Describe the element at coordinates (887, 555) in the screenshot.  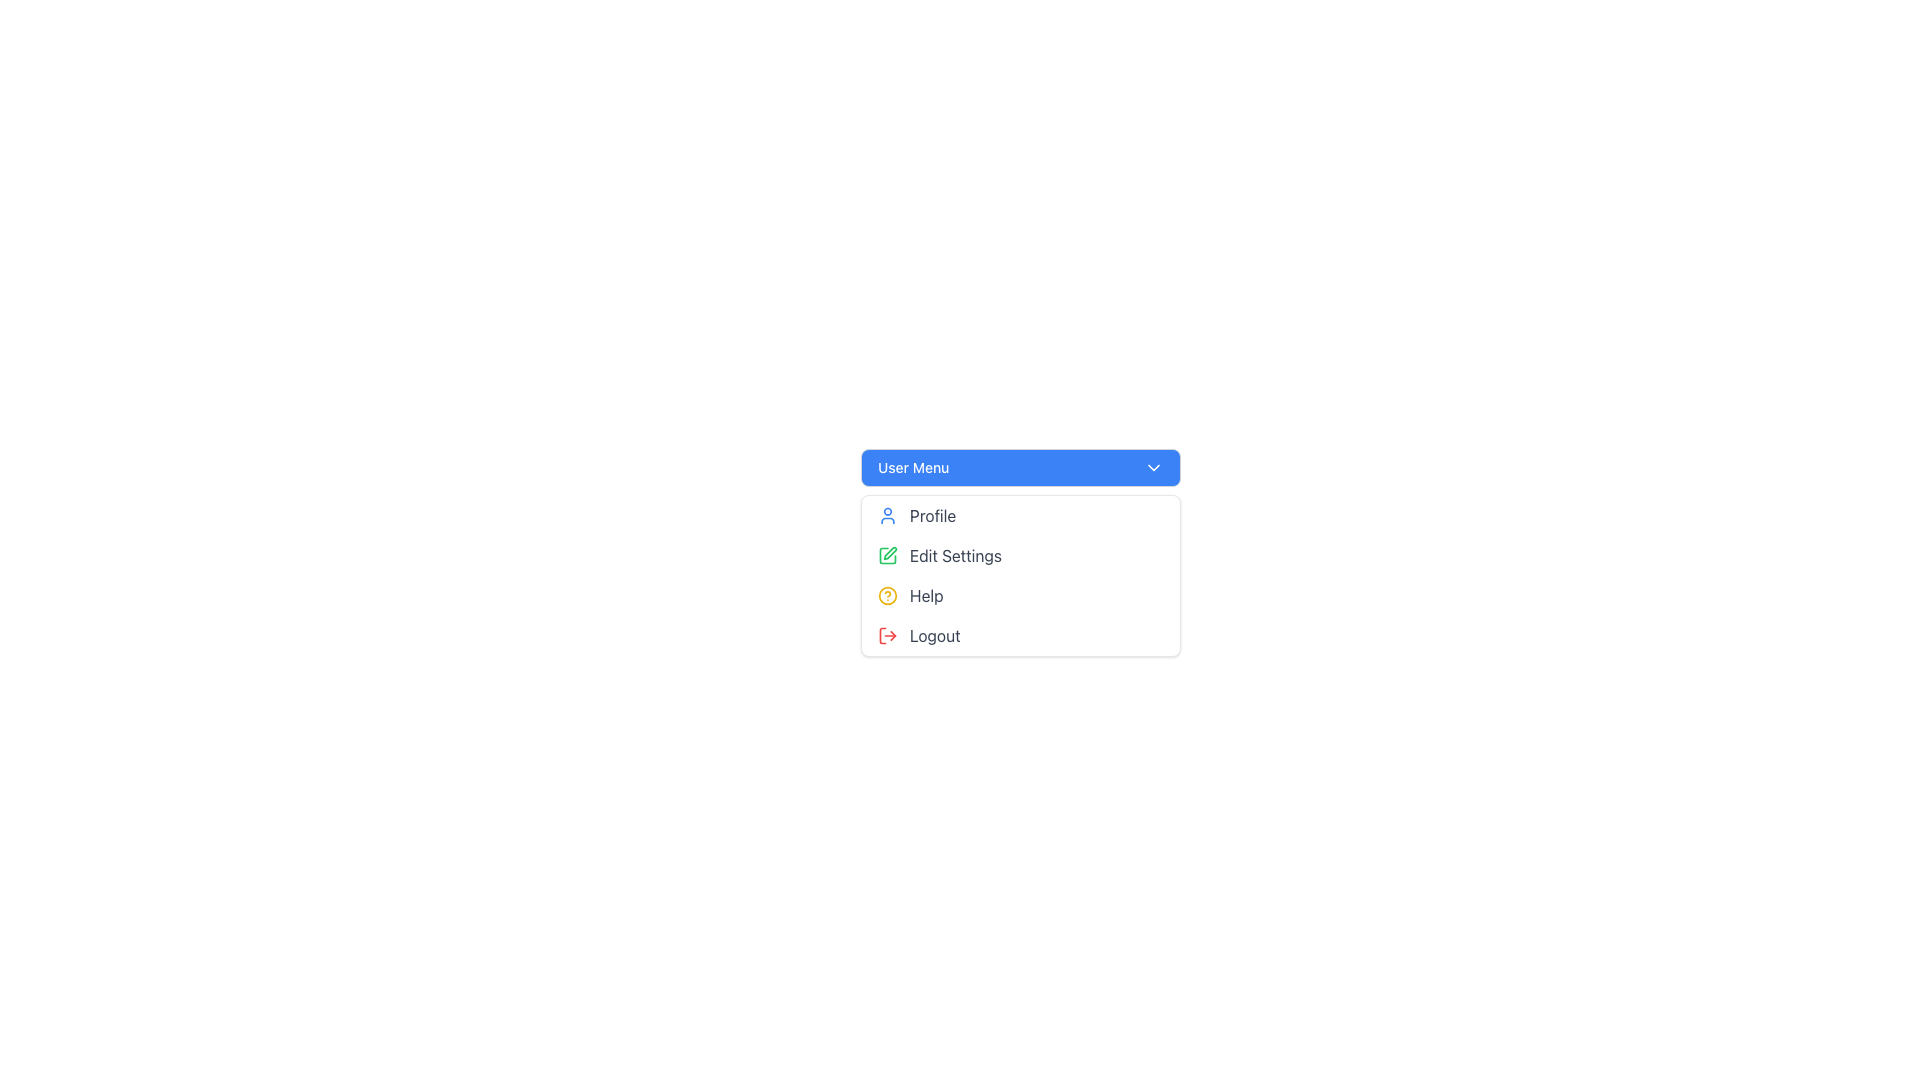
I see `the green pen or edit icon located` at that location.